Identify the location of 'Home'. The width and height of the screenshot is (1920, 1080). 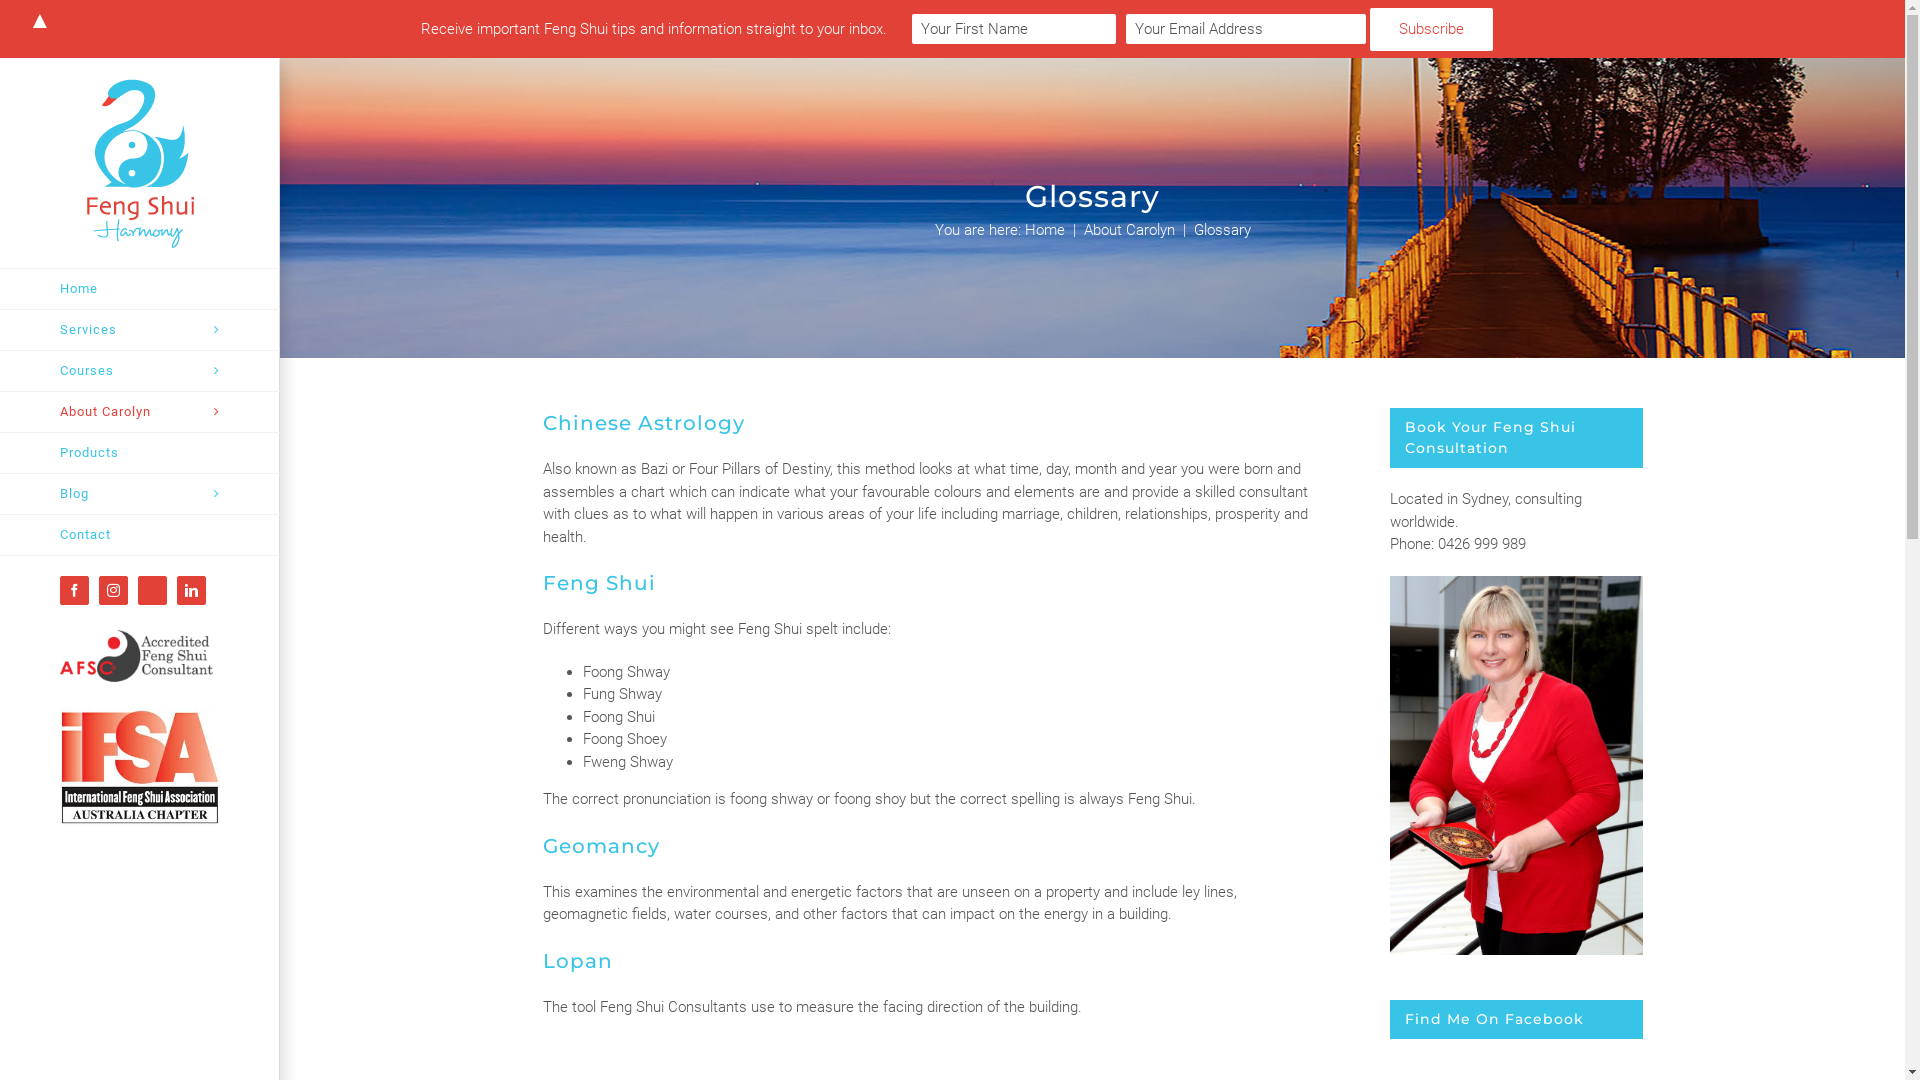
(138, 289).